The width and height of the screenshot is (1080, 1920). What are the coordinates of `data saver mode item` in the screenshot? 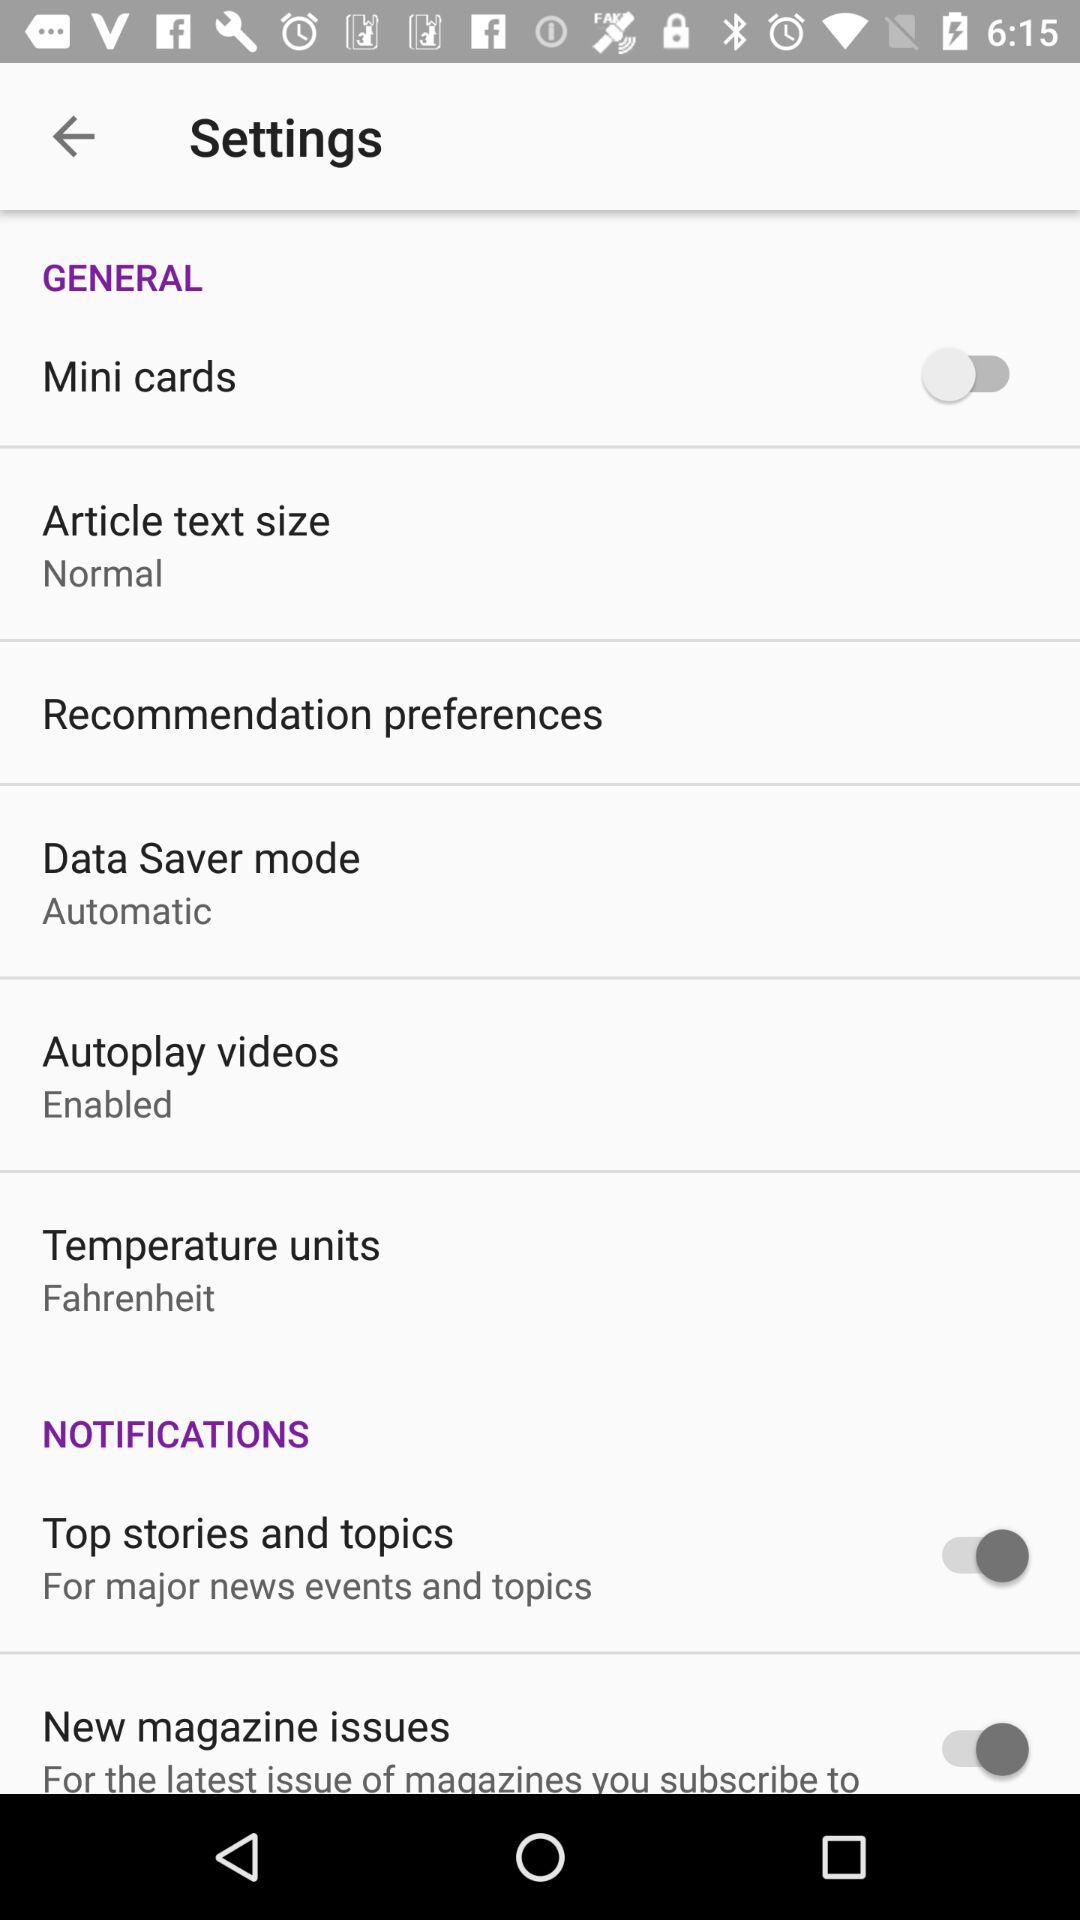 It's located at (201, 856).